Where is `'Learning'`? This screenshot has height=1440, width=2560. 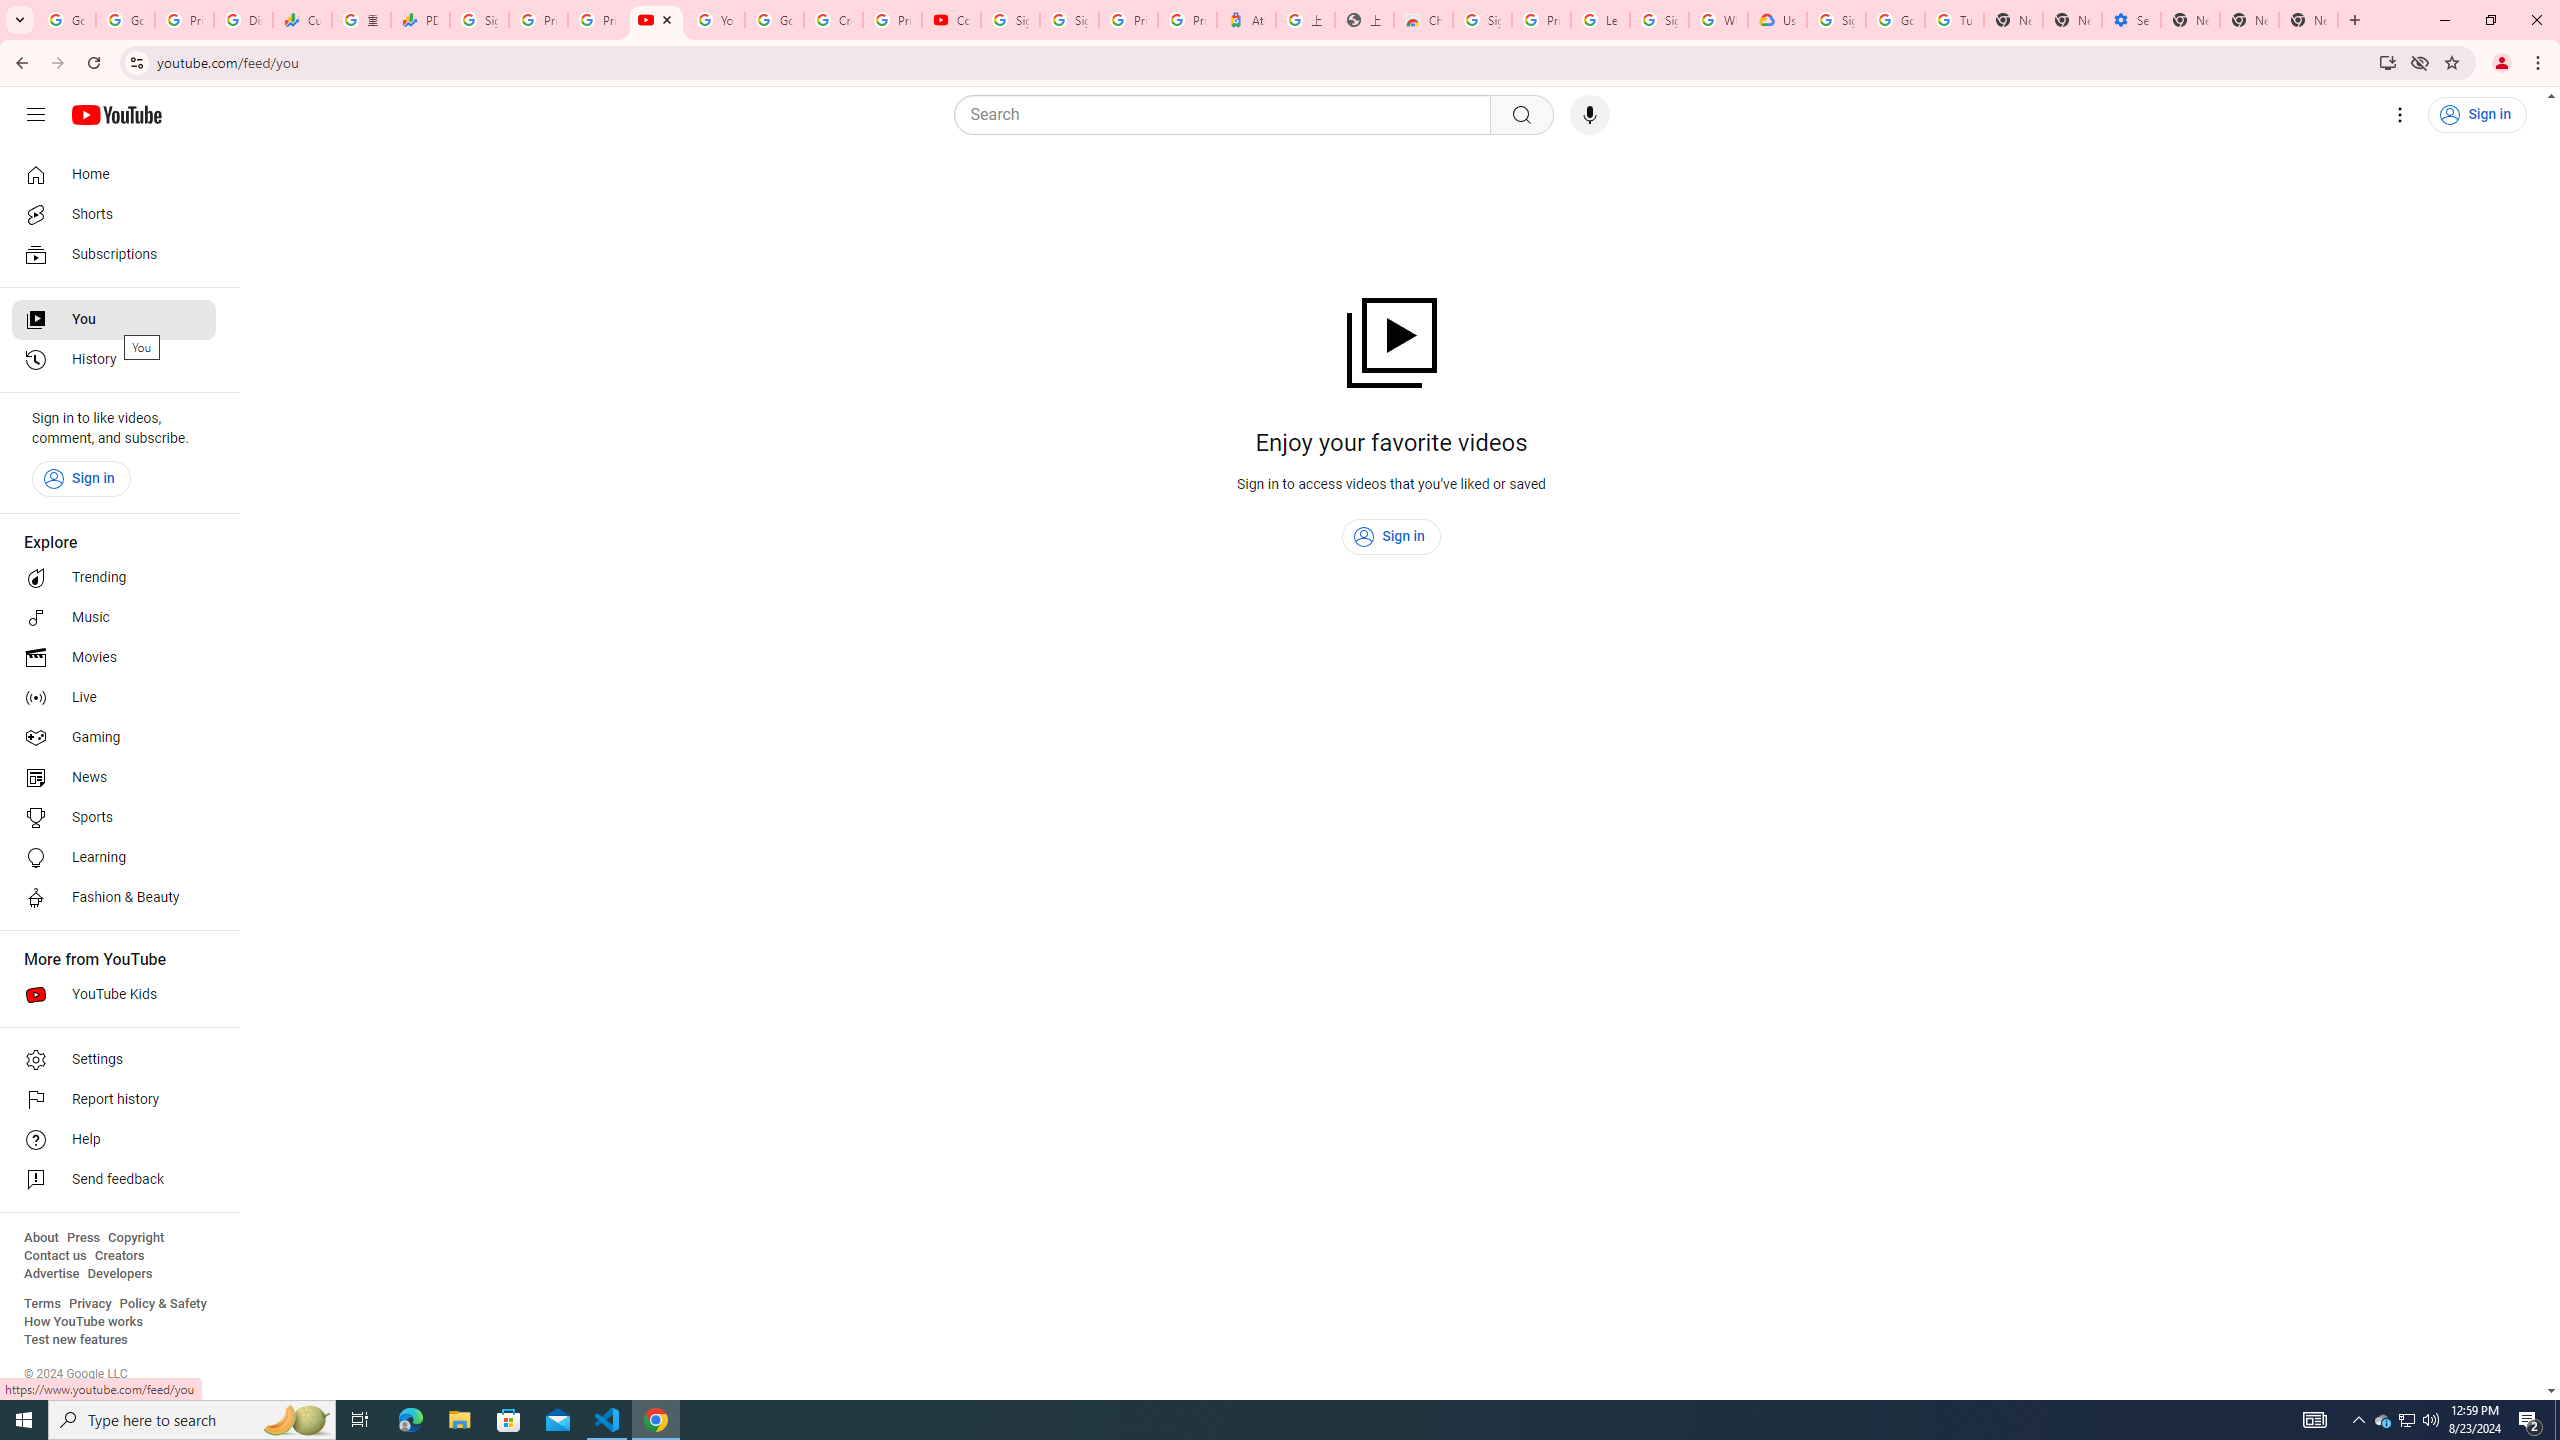 'Learning' is located at coordinates (113, 857).